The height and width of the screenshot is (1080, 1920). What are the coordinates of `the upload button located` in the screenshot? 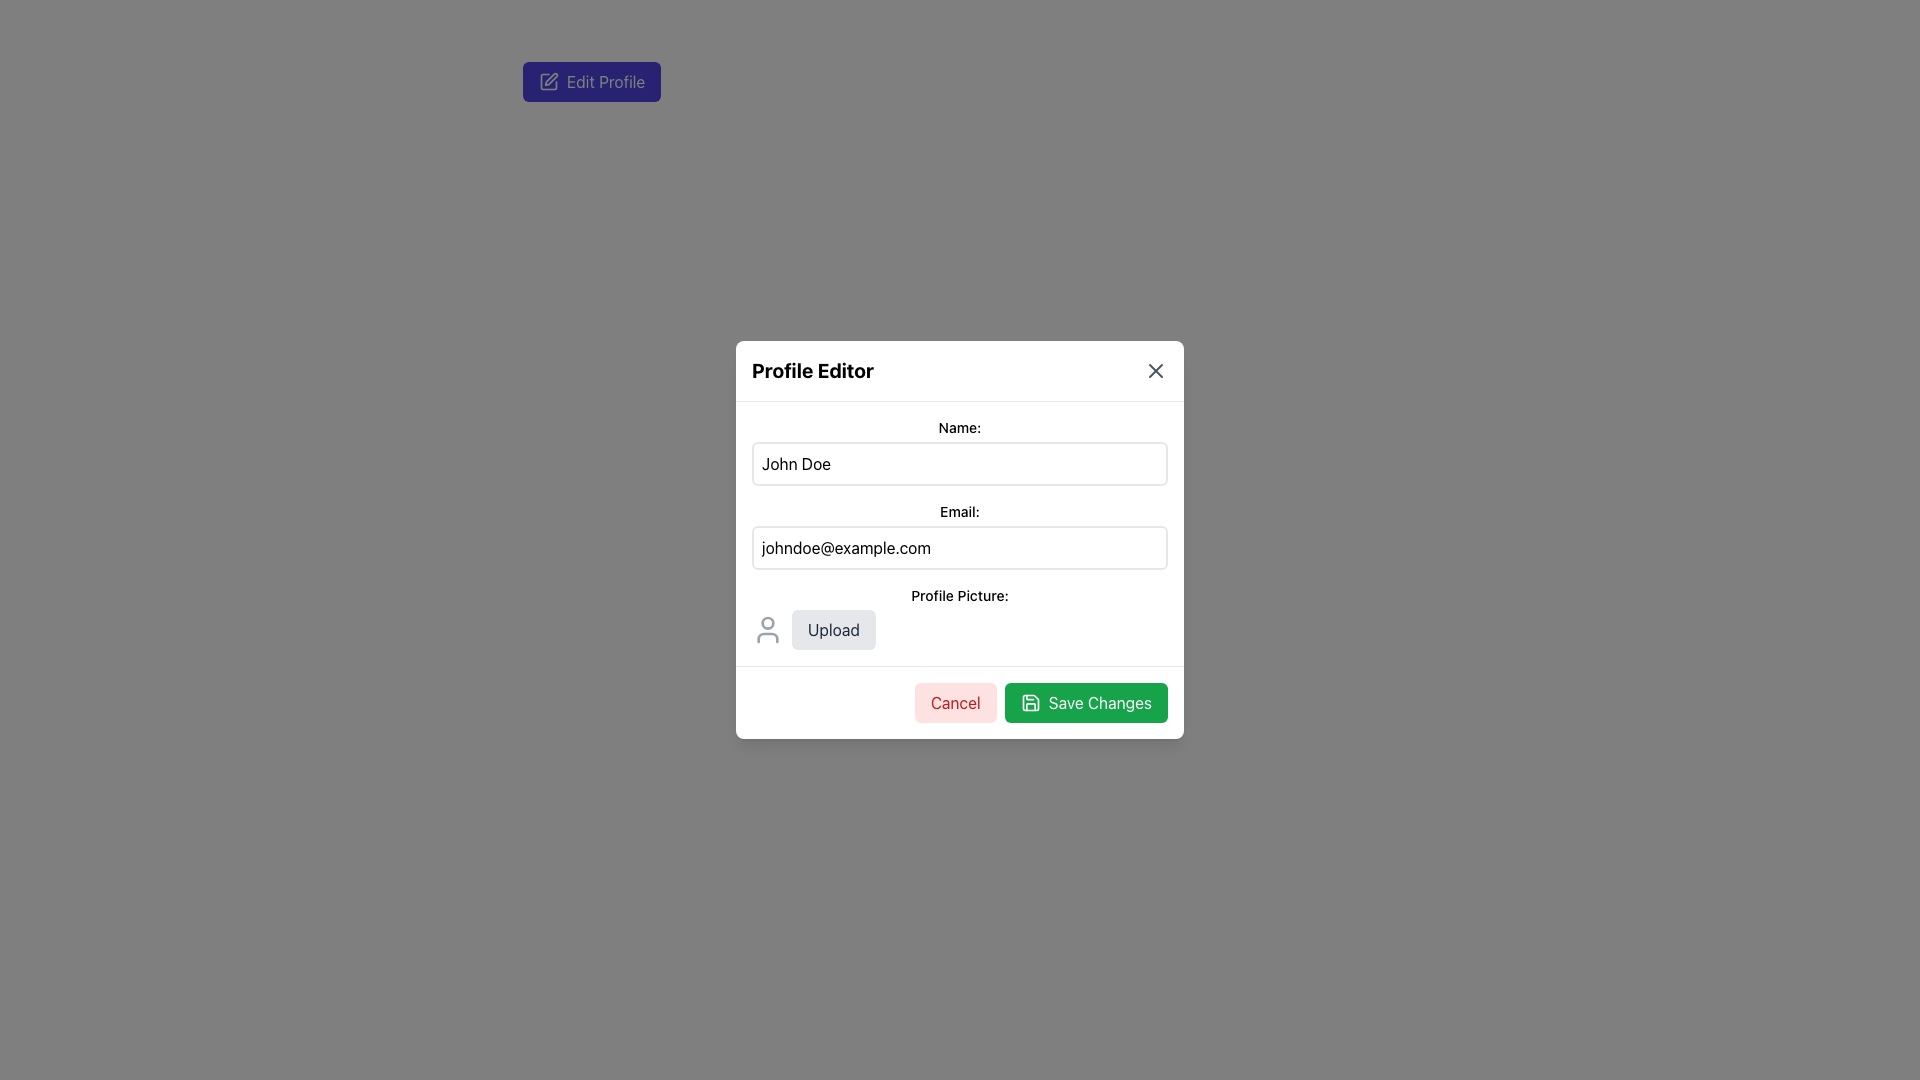 It's located at (833, 628).